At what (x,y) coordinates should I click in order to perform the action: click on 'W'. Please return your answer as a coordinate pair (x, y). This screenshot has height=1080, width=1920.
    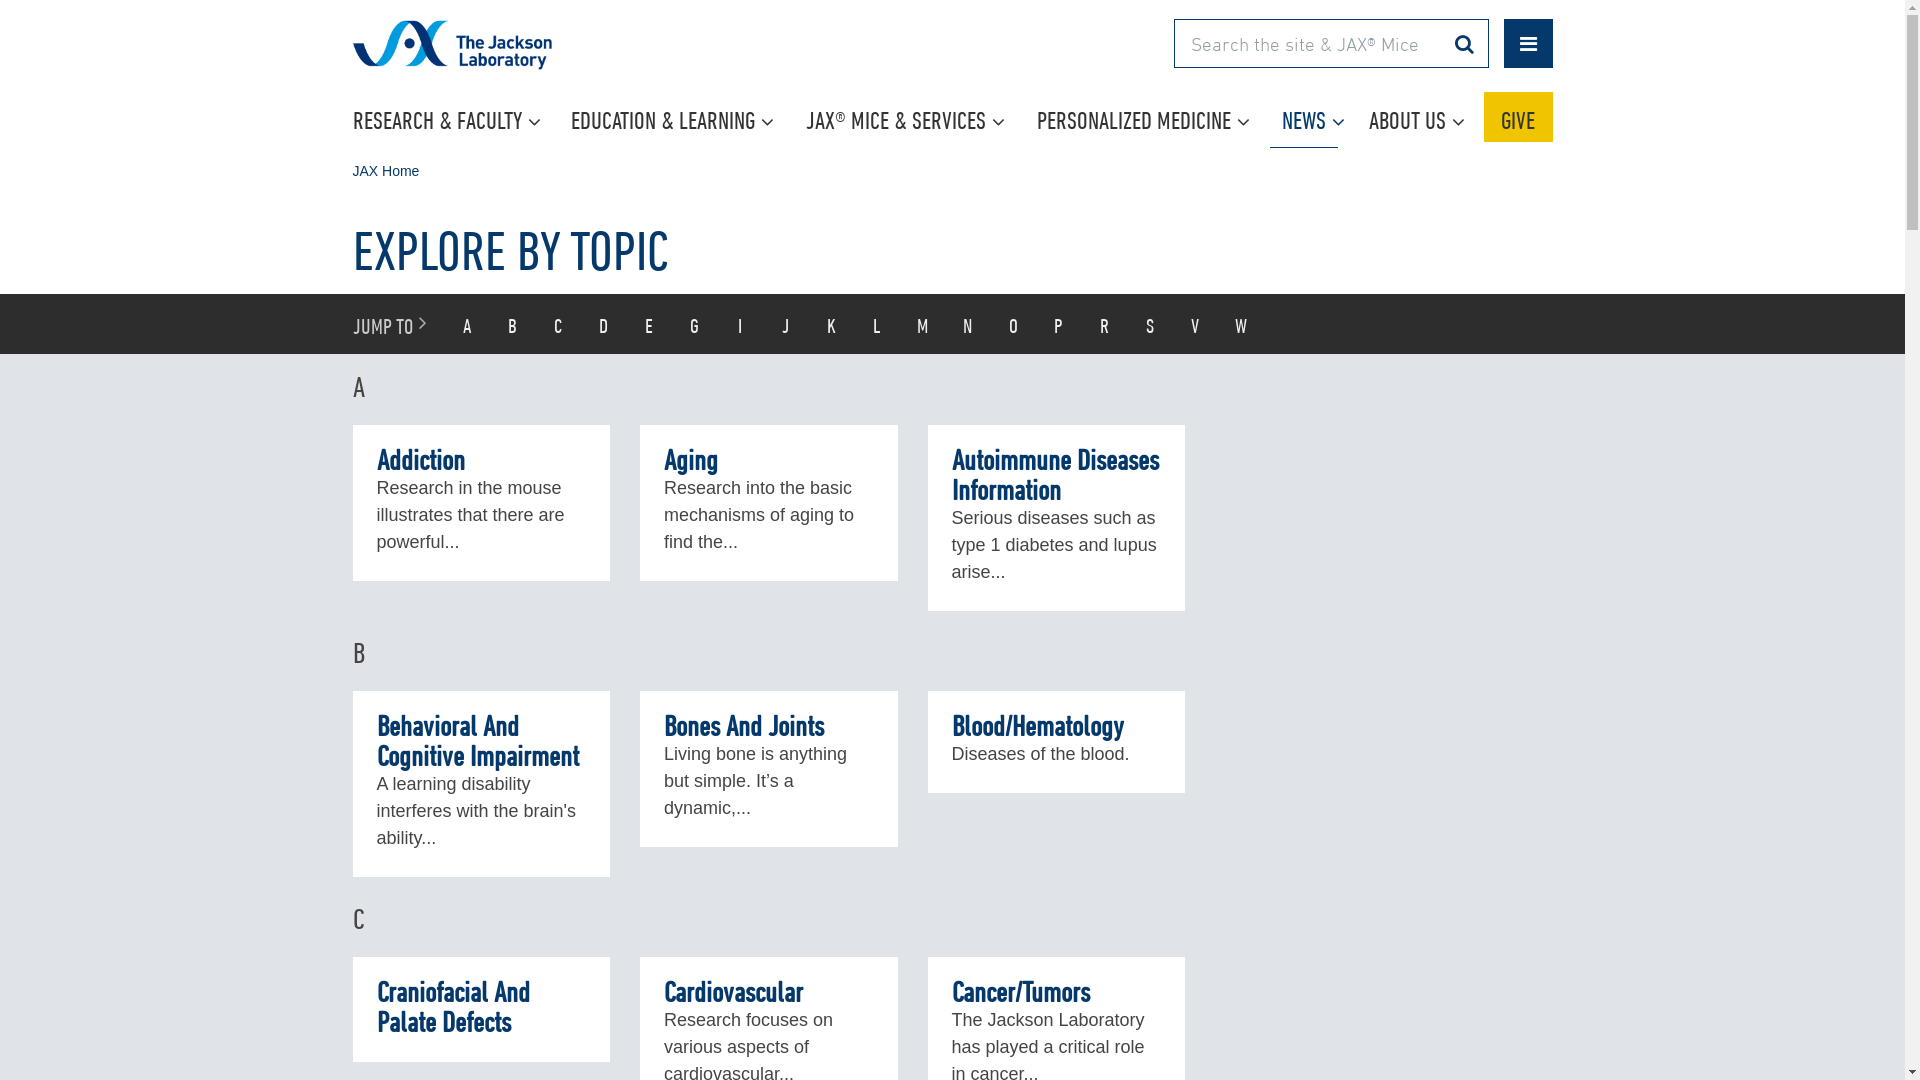
    Looking at the image, I should click on (1240, 323).